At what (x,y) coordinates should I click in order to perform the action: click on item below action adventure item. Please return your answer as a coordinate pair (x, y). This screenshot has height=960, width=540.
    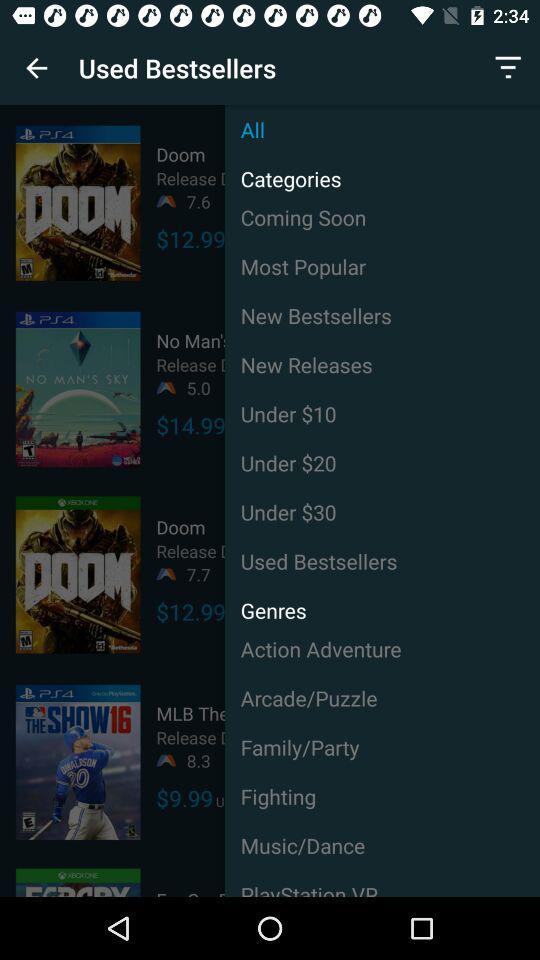
    Looking at the image, I should click on (382, 698).